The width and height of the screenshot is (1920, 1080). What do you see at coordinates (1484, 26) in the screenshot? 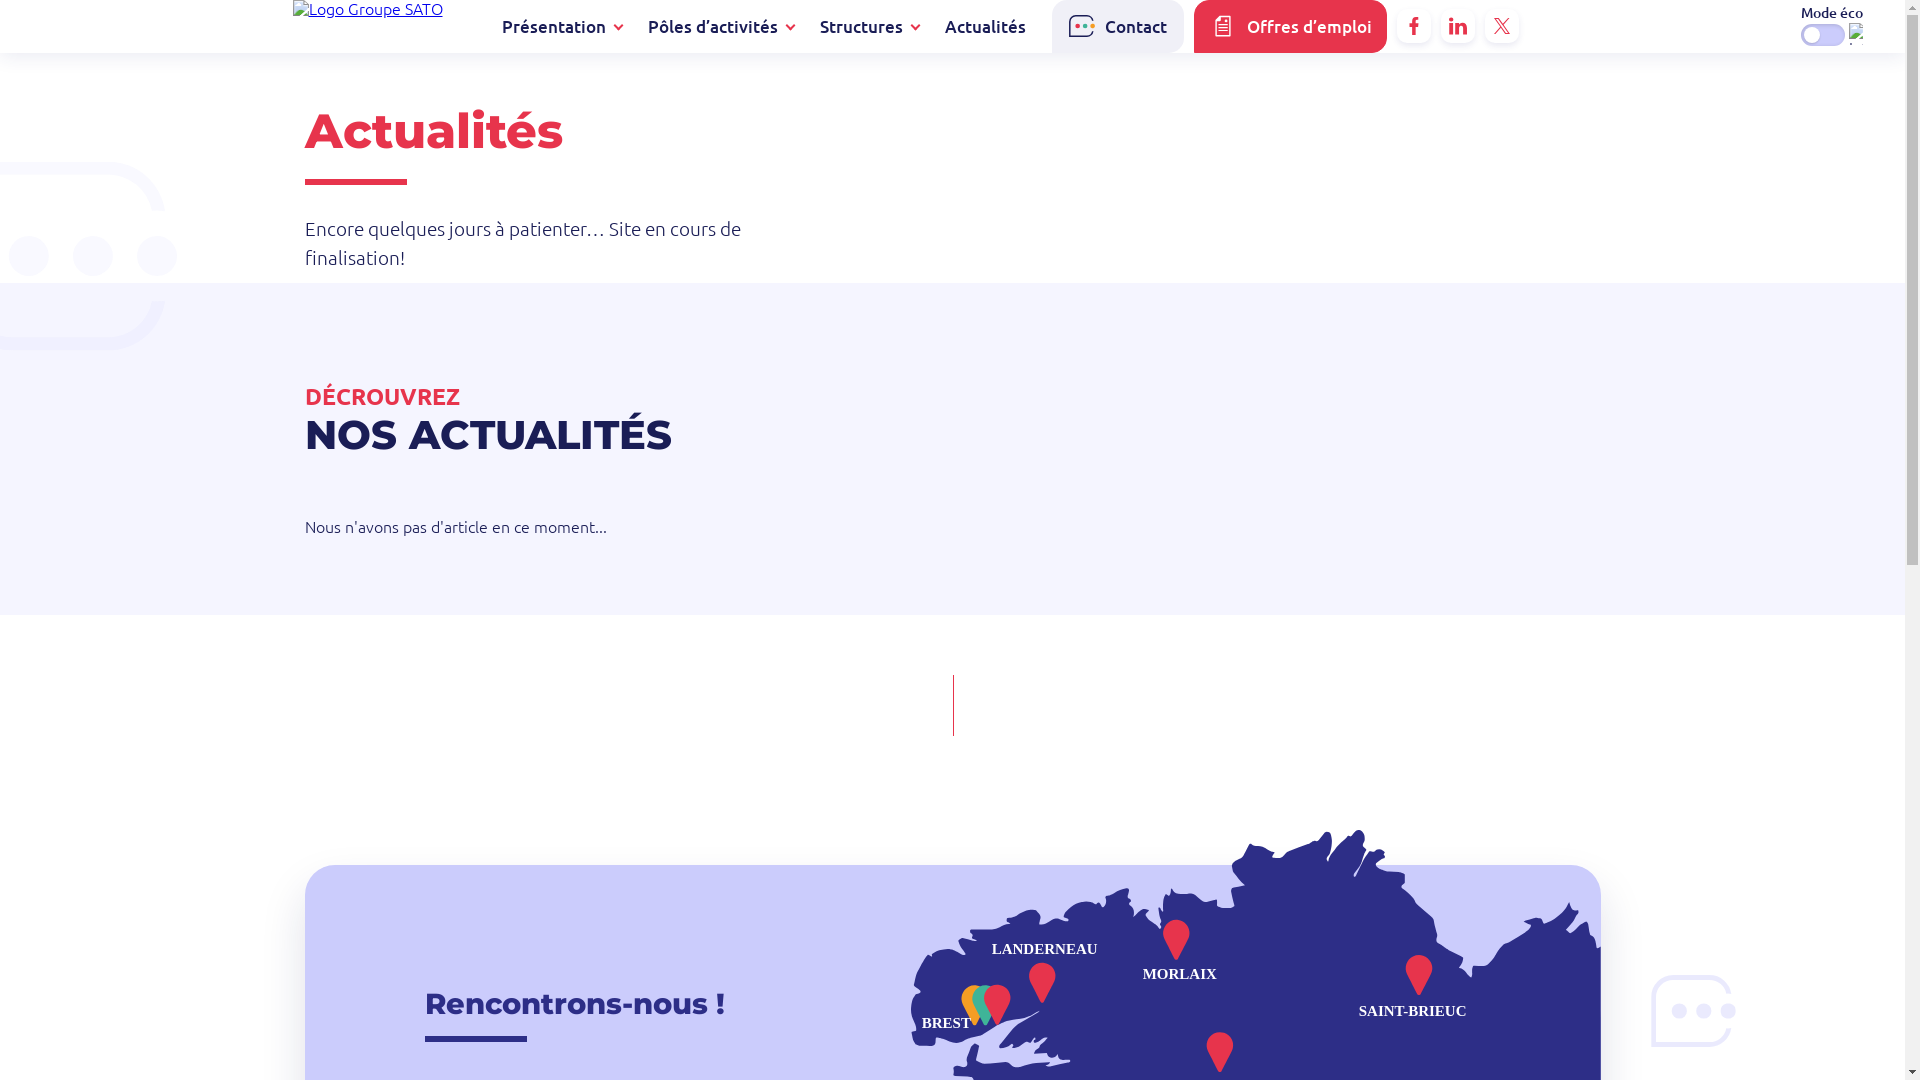
I see `'X'` at bounding box center [1484, 26].